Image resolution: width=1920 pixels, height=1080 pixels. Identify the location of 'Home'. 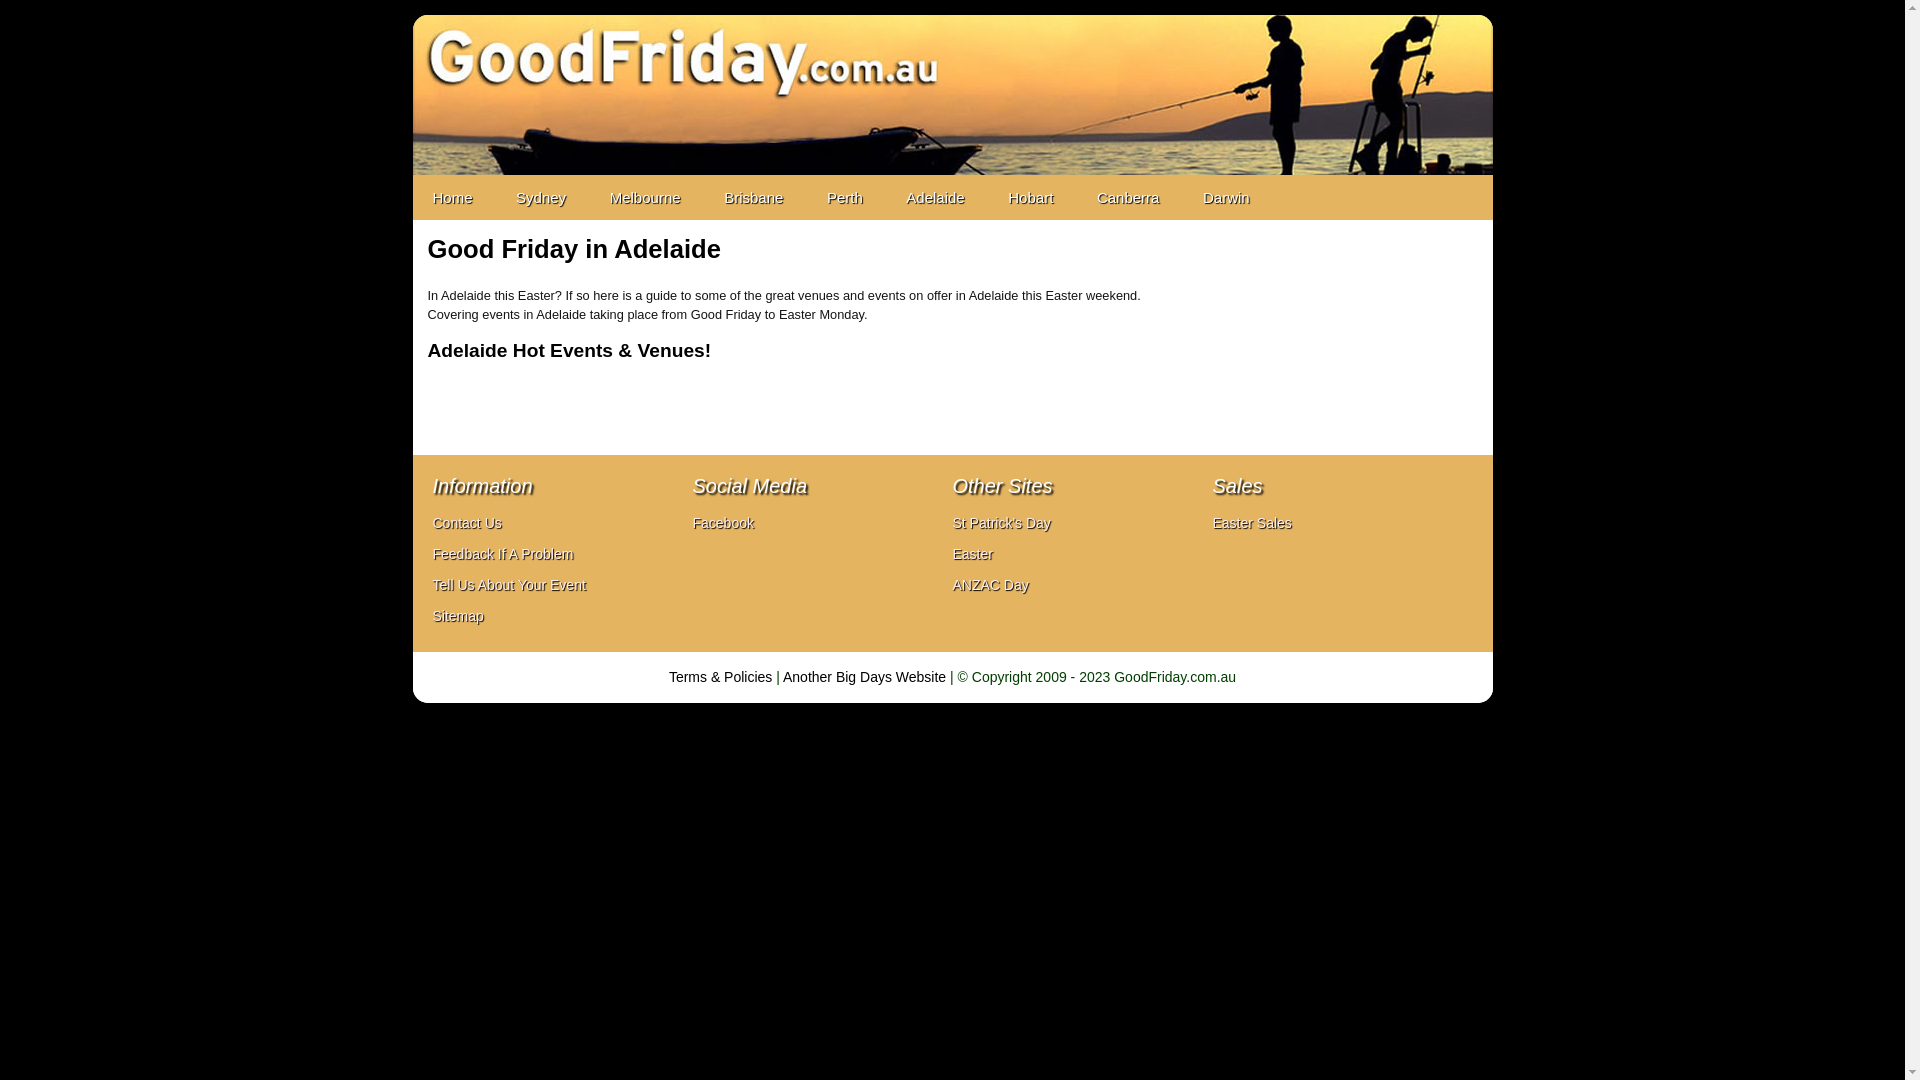
(450, 197).